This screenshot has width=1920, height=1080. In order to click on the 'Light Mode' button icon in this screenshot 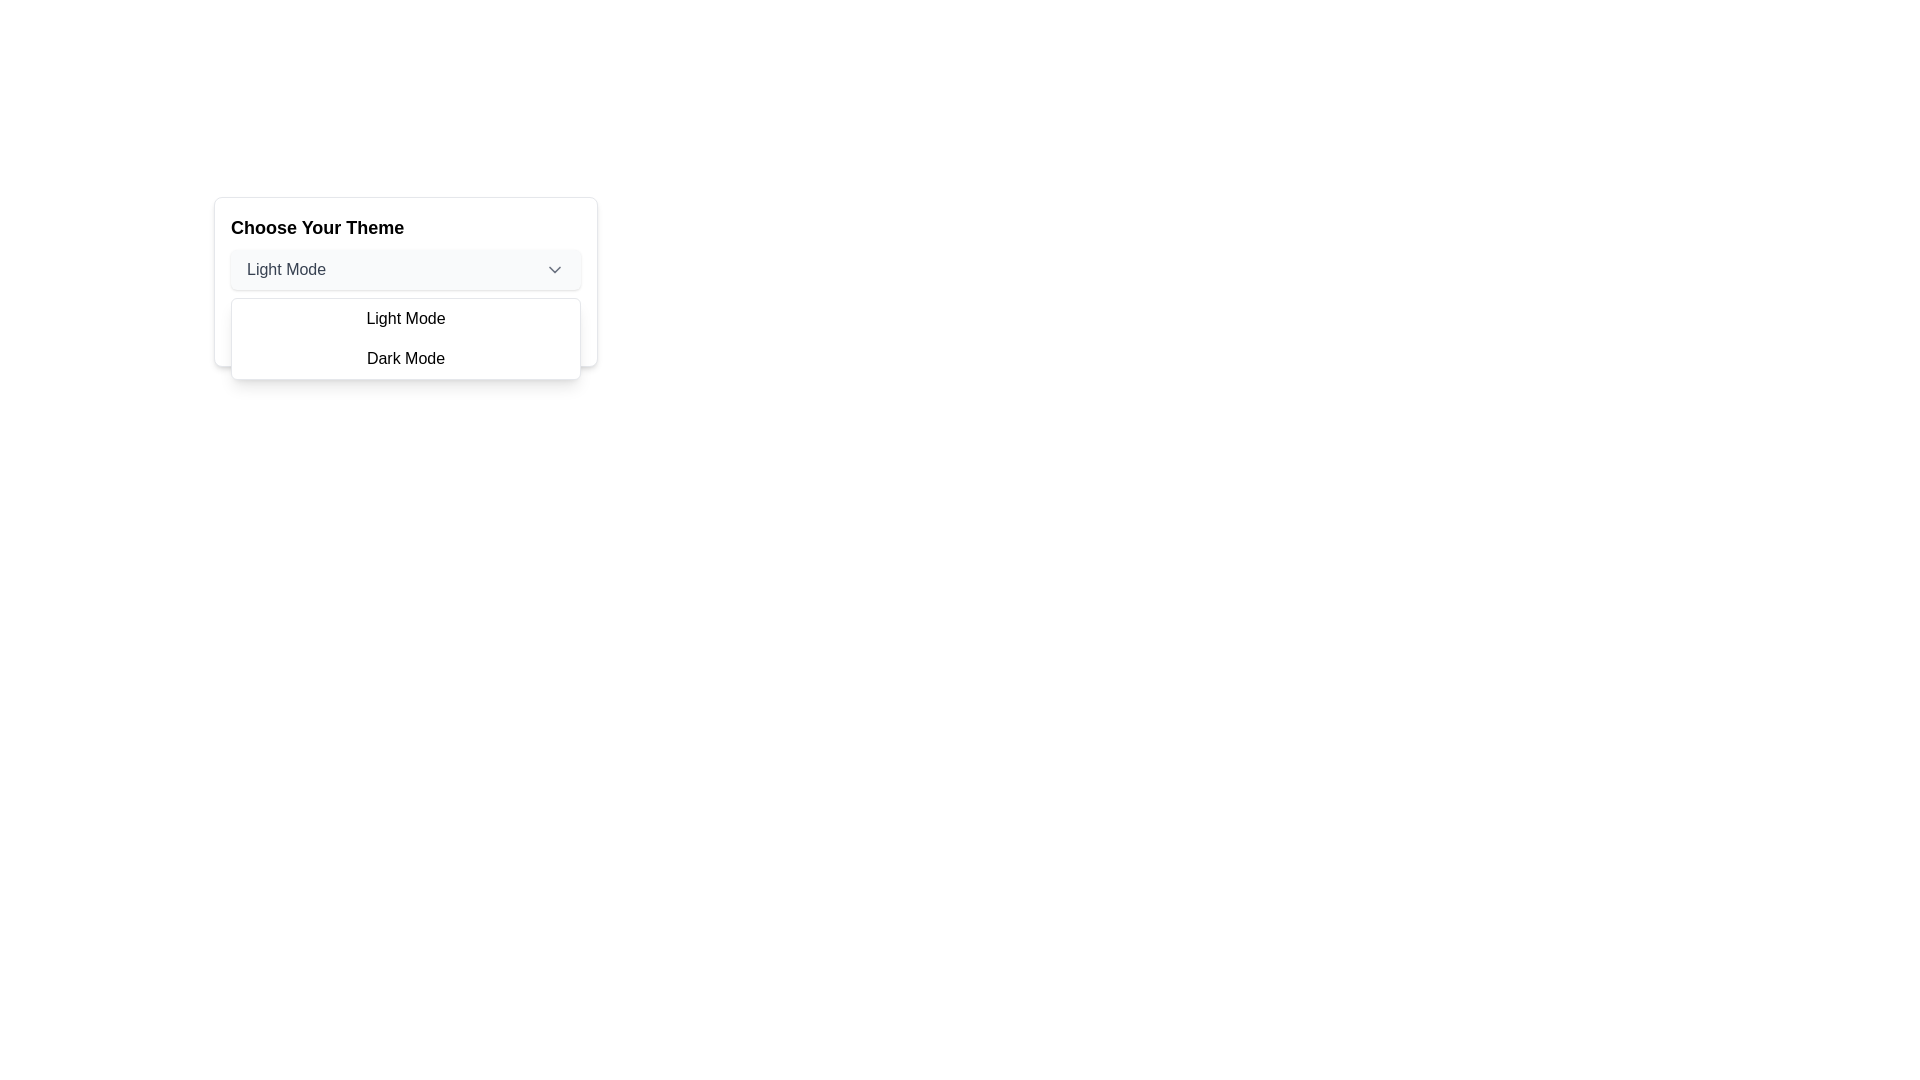, I will do `click(555, 270)`.